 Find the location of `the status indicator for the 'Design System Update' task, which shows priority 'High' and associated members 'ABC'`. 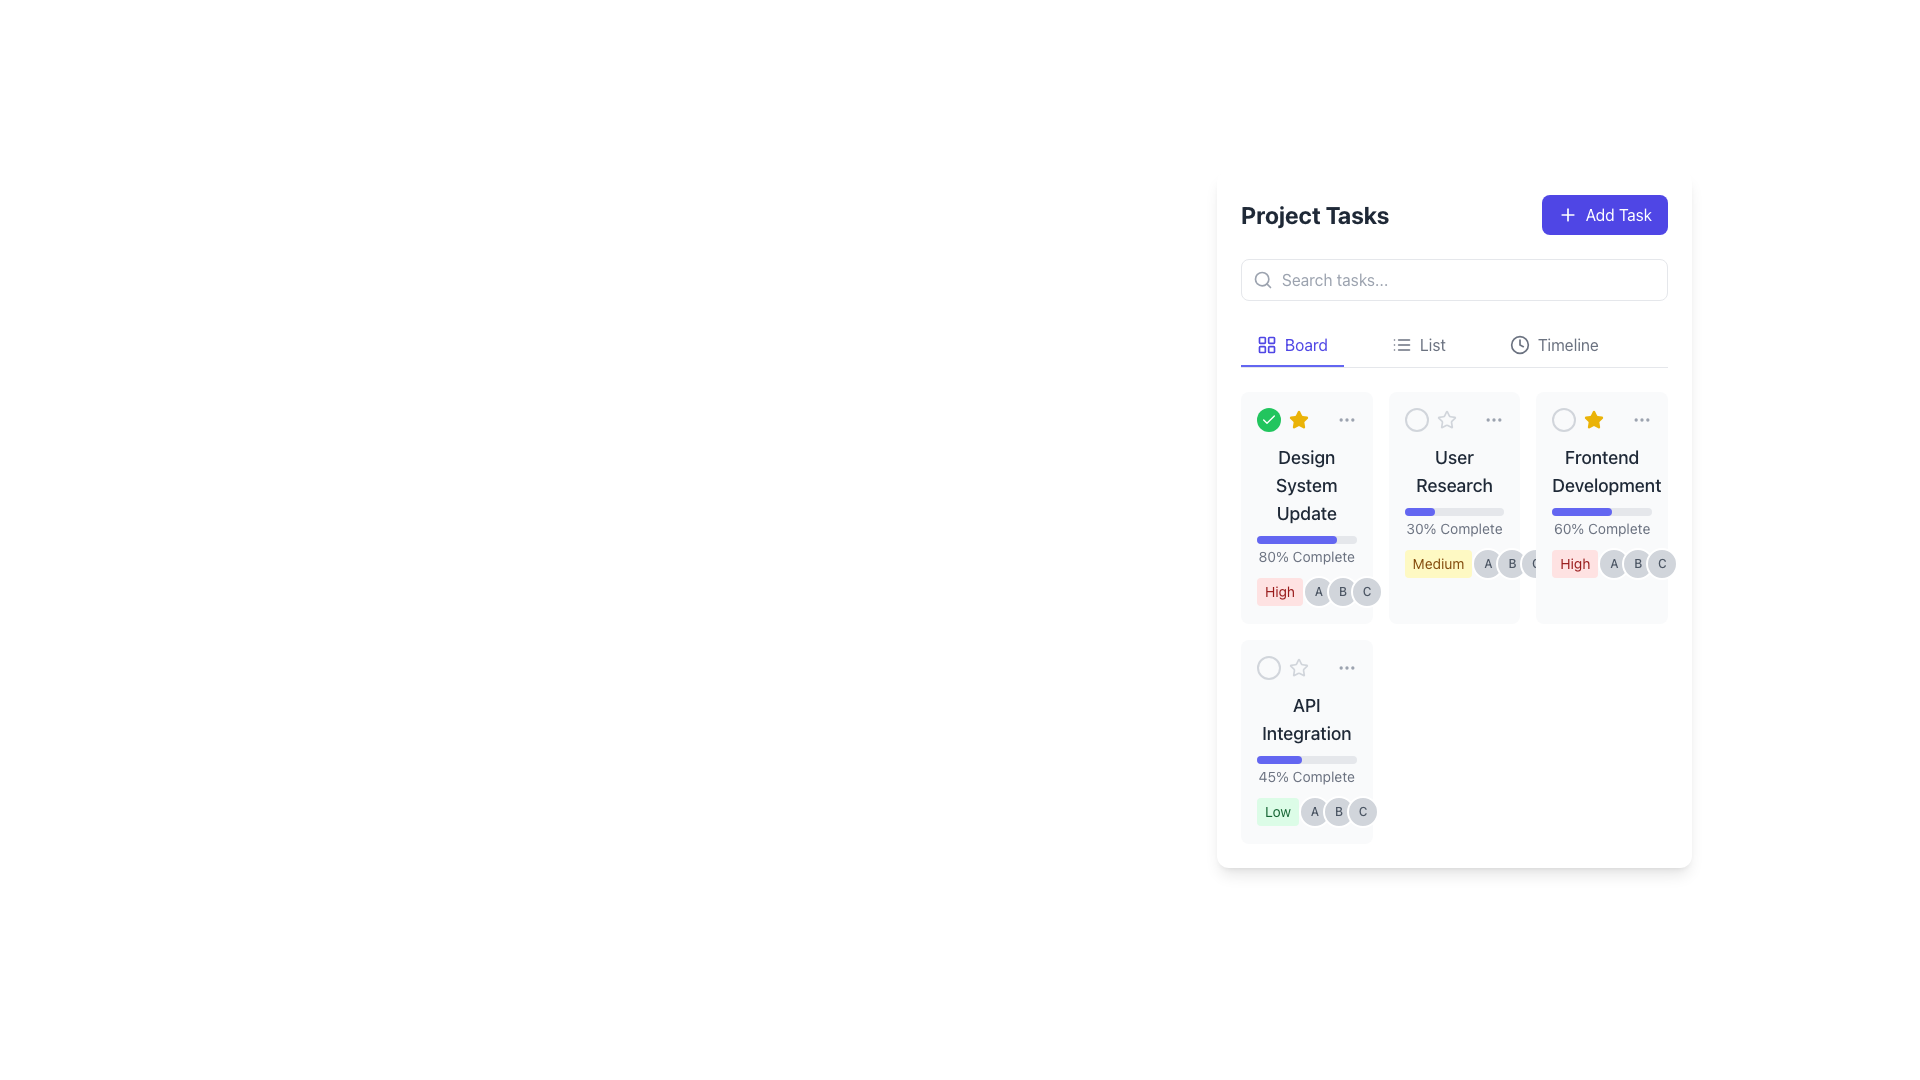

the status indicator for the 'Design System Update' task, which shows priority 'High' and associated members 'ABC' is located at coordinates (1306, 590).